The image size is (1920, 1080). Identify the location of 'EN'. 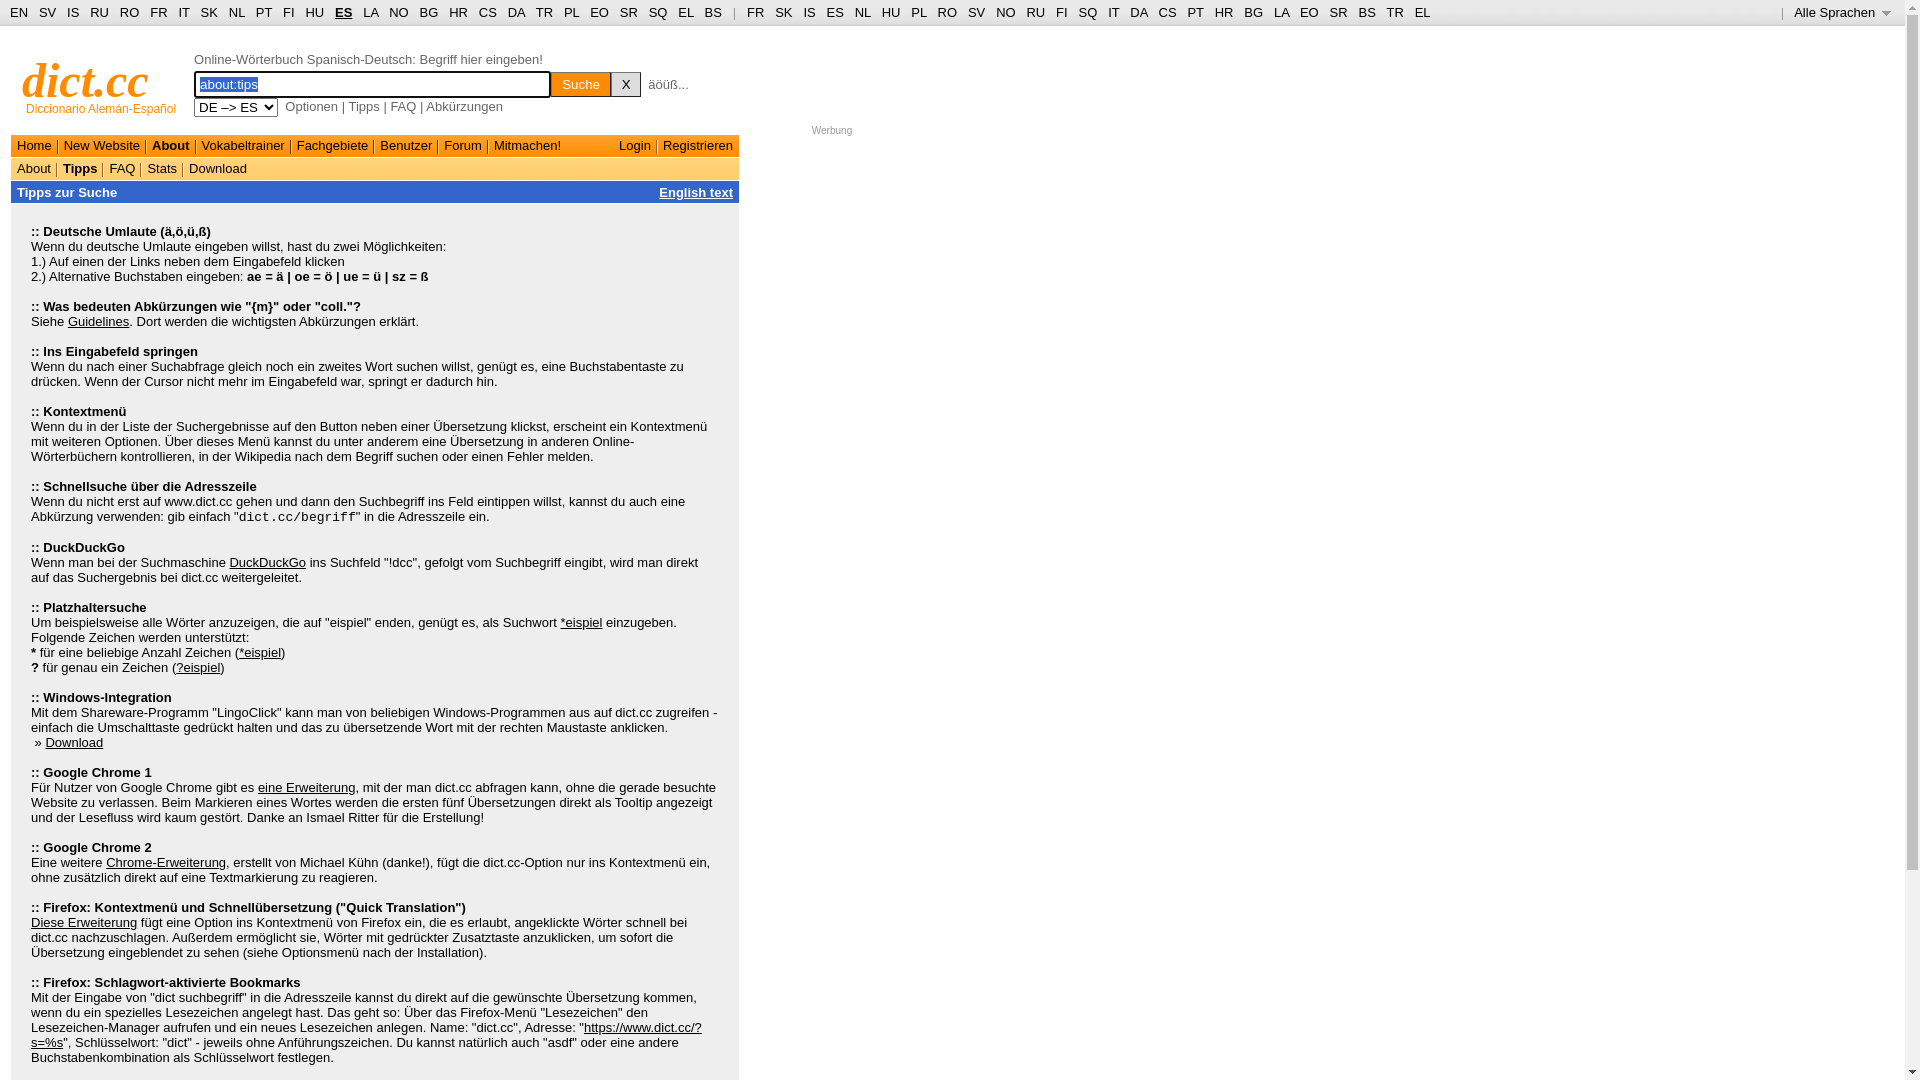
(19, 12).